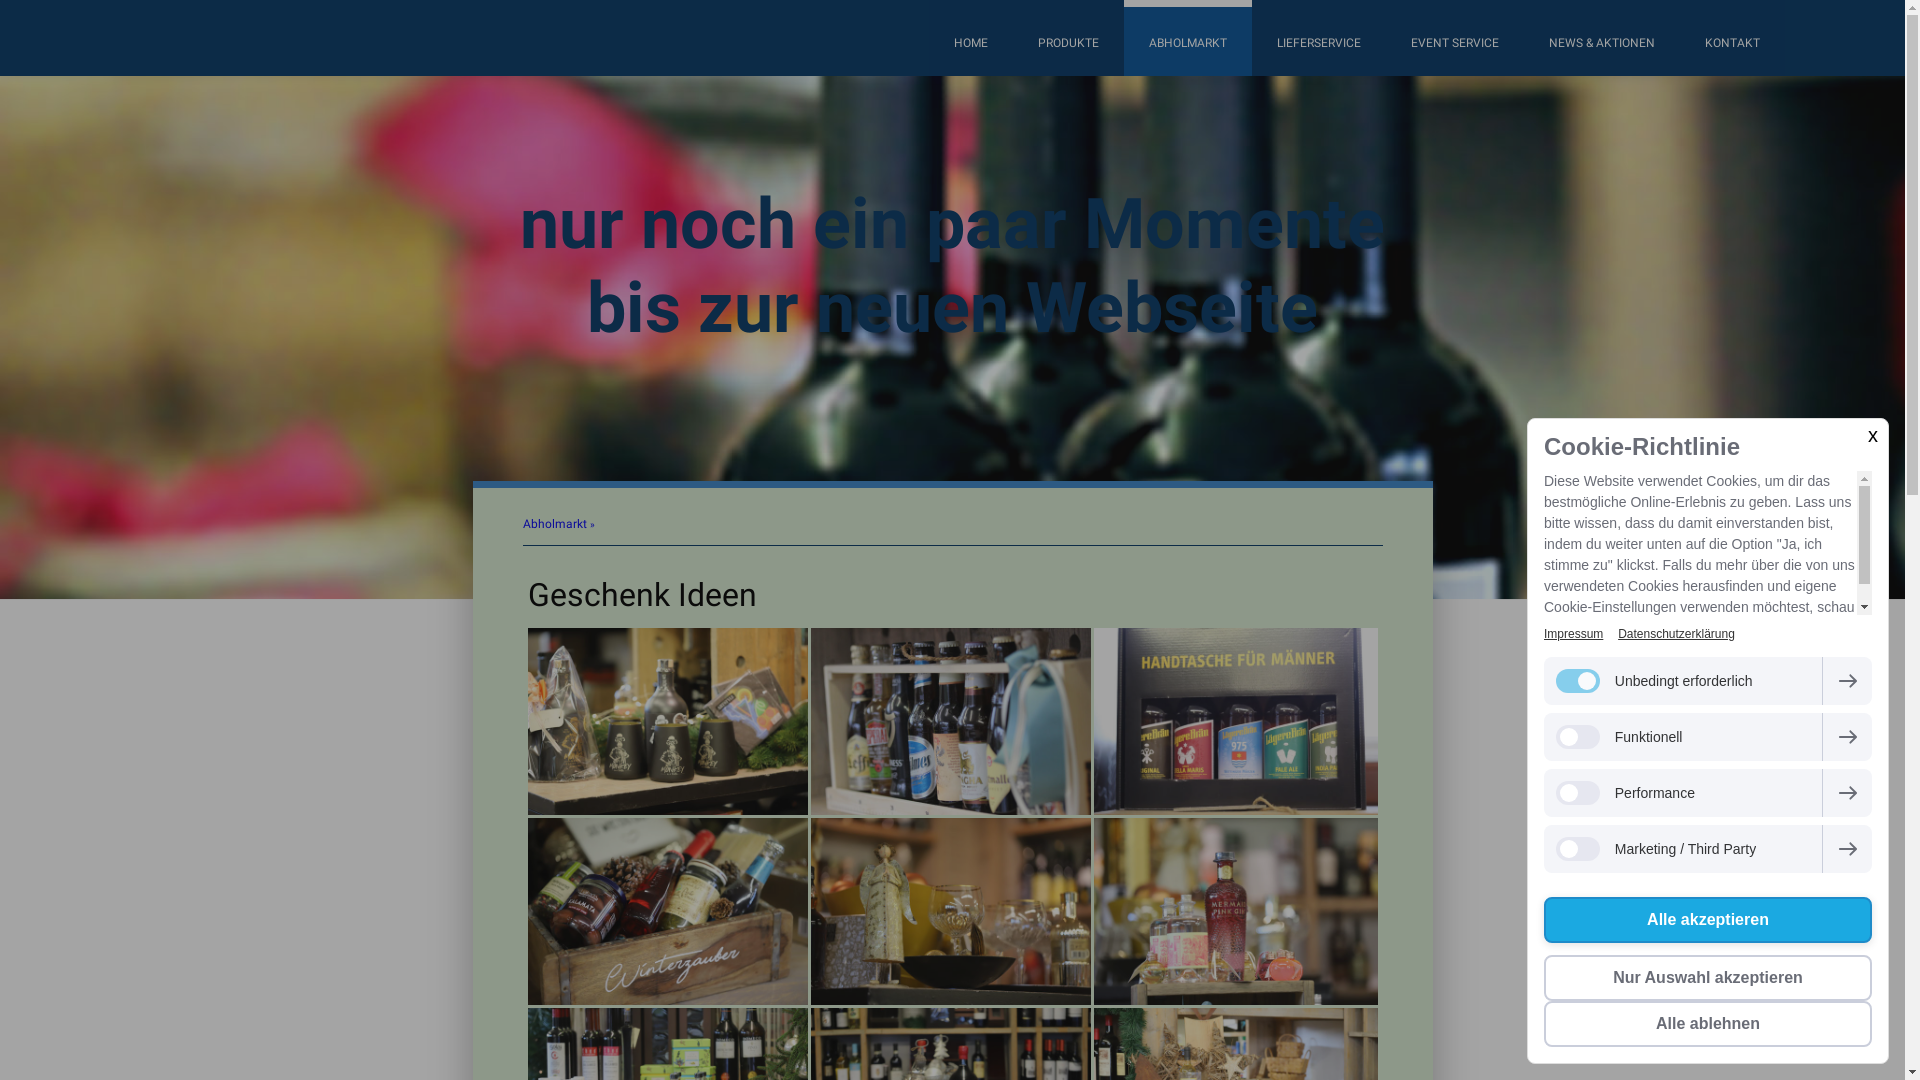  I want to click on 'Nur Auswahl akzeptieren', so click(1707, 977).